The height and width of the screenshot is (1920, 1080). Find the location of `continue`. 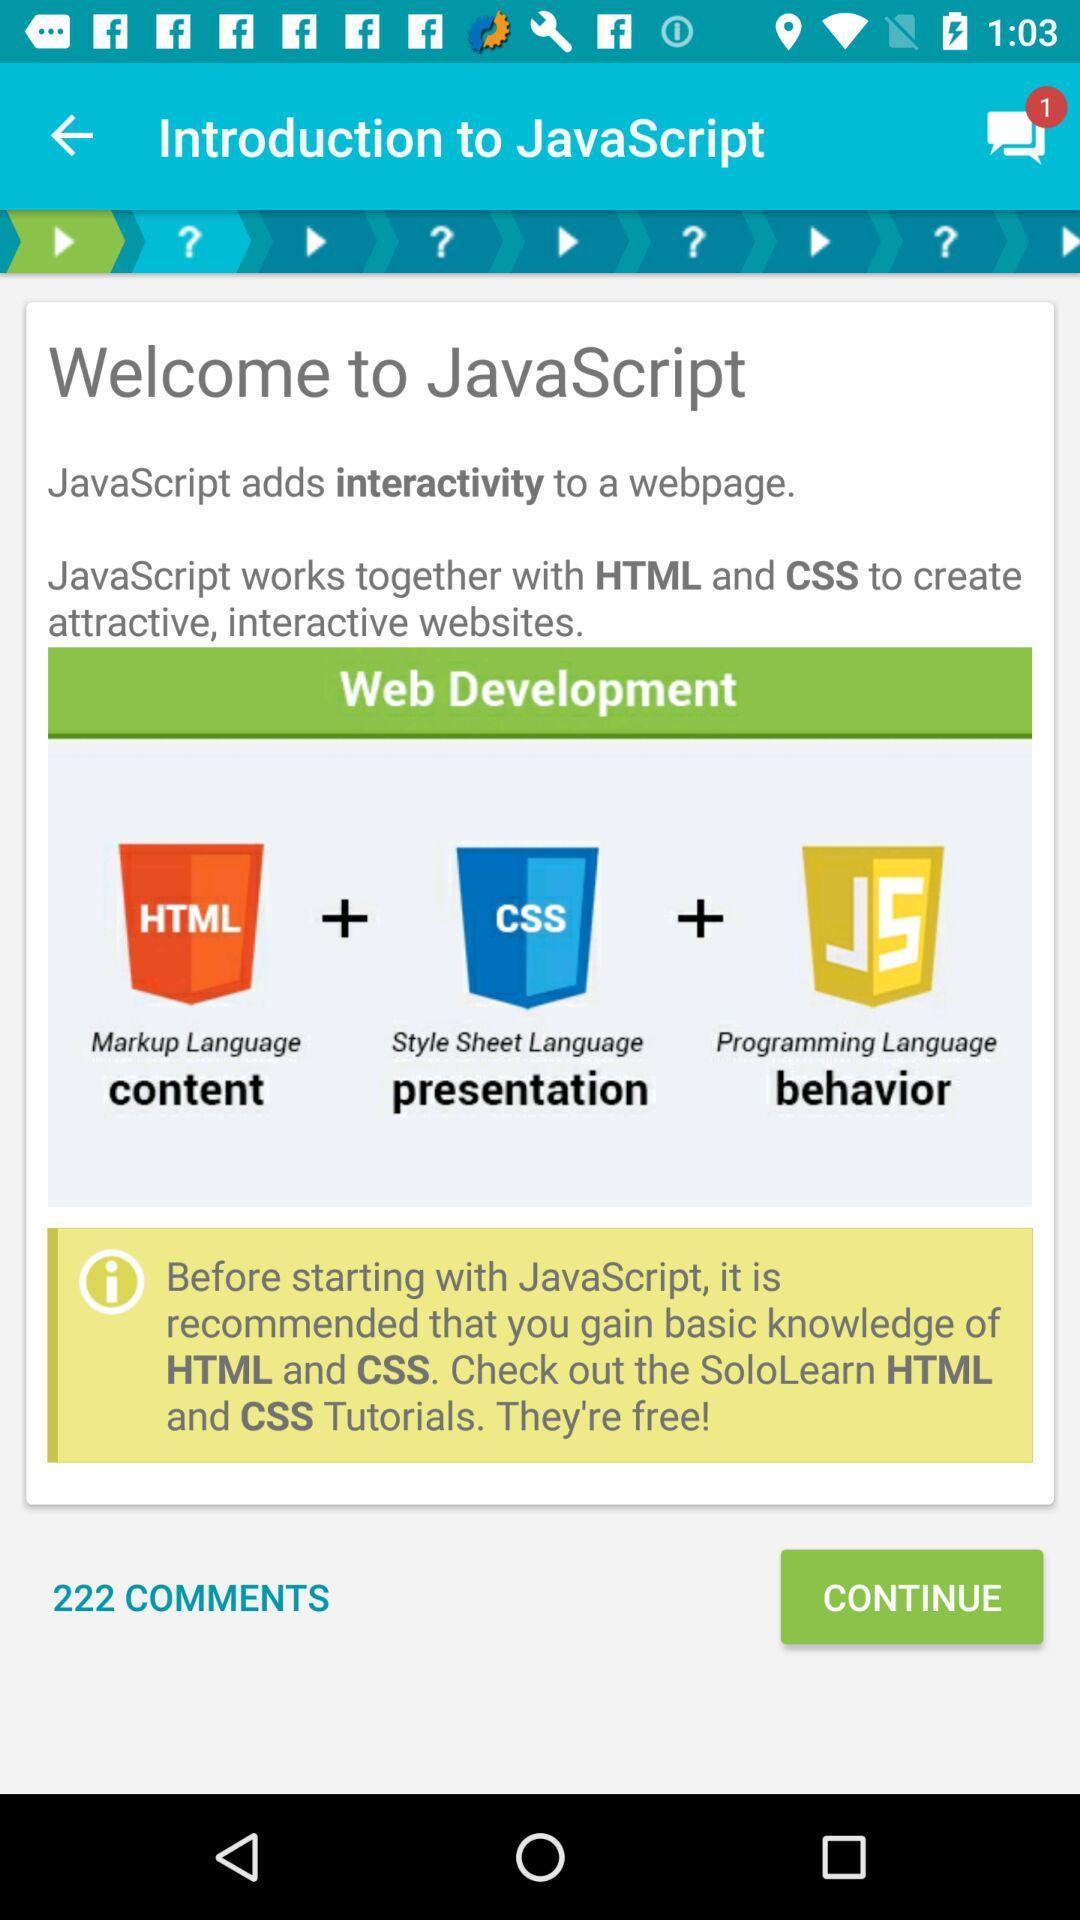

continue is located at coordinates (911, 1595).